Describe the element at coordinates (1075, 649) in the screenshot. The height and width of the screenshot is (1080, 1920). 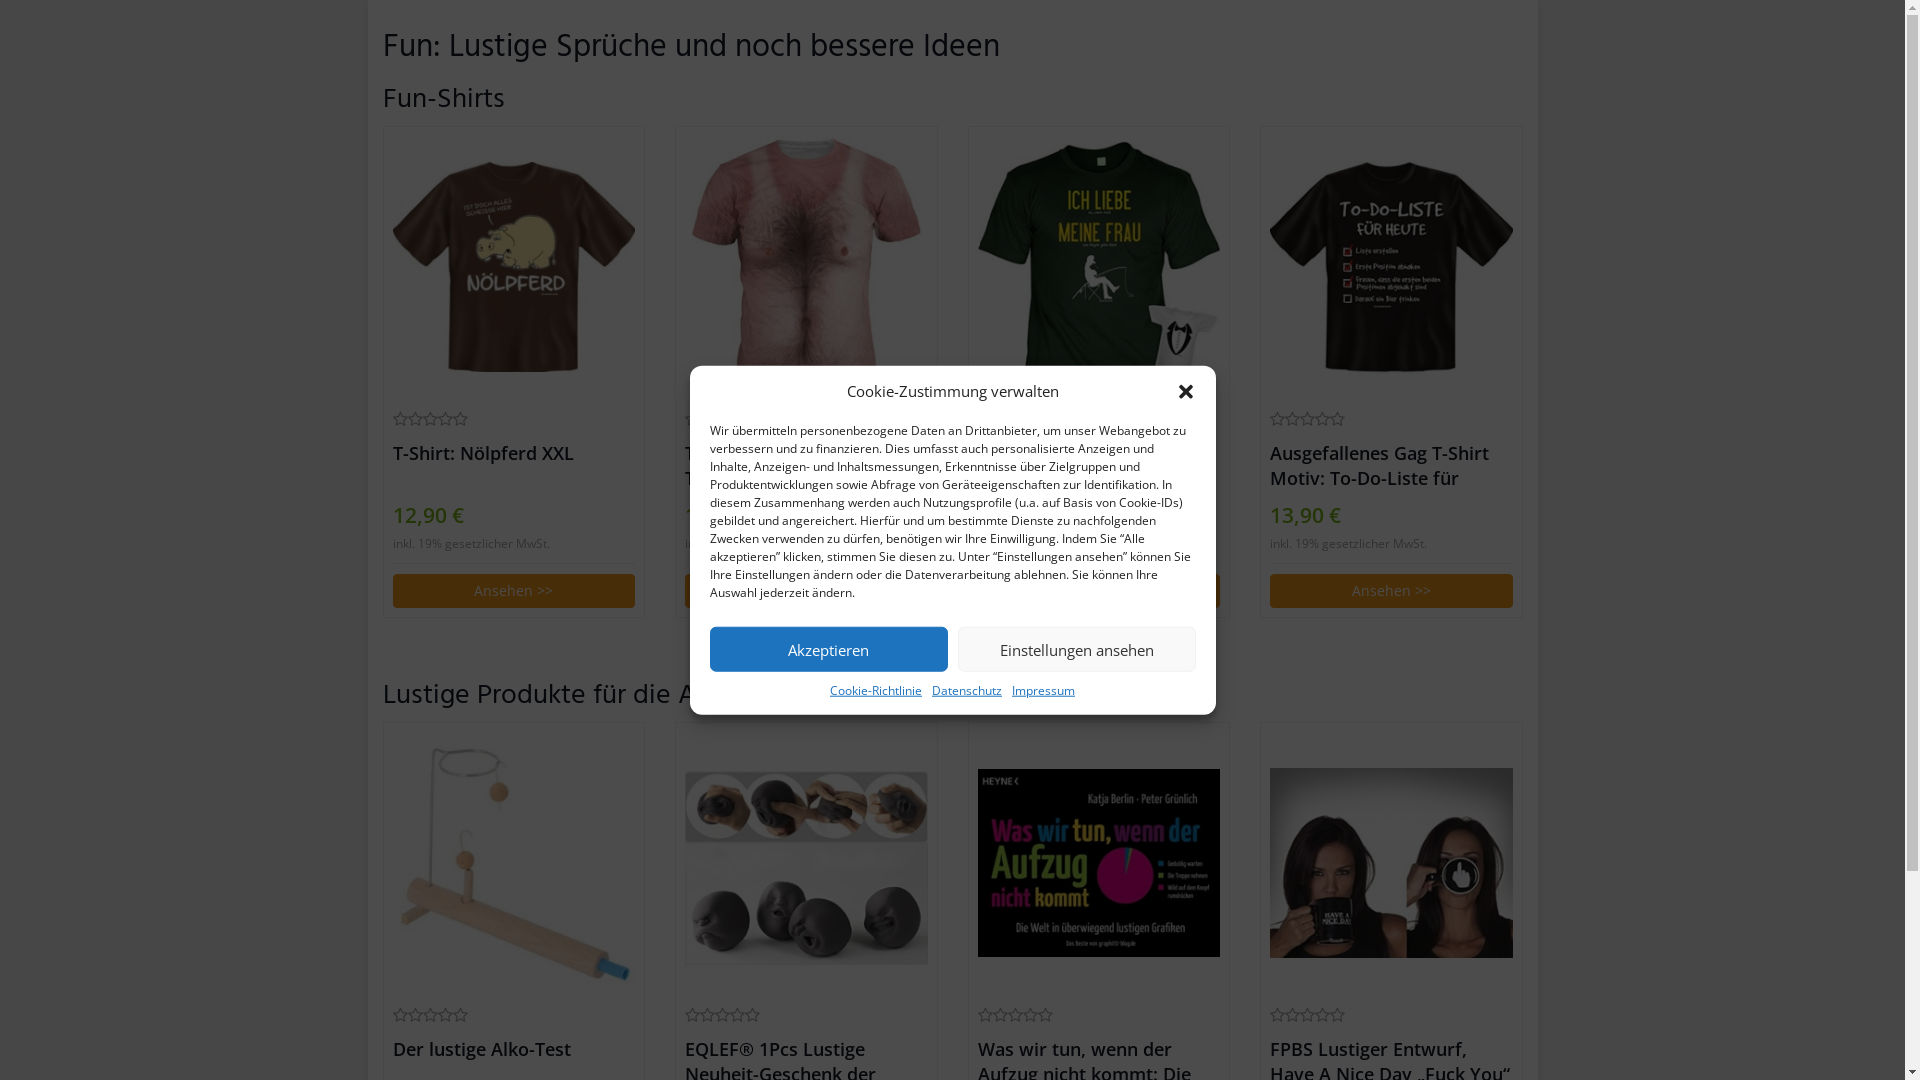
I see `'Einstellungen ansehen'` at that location.